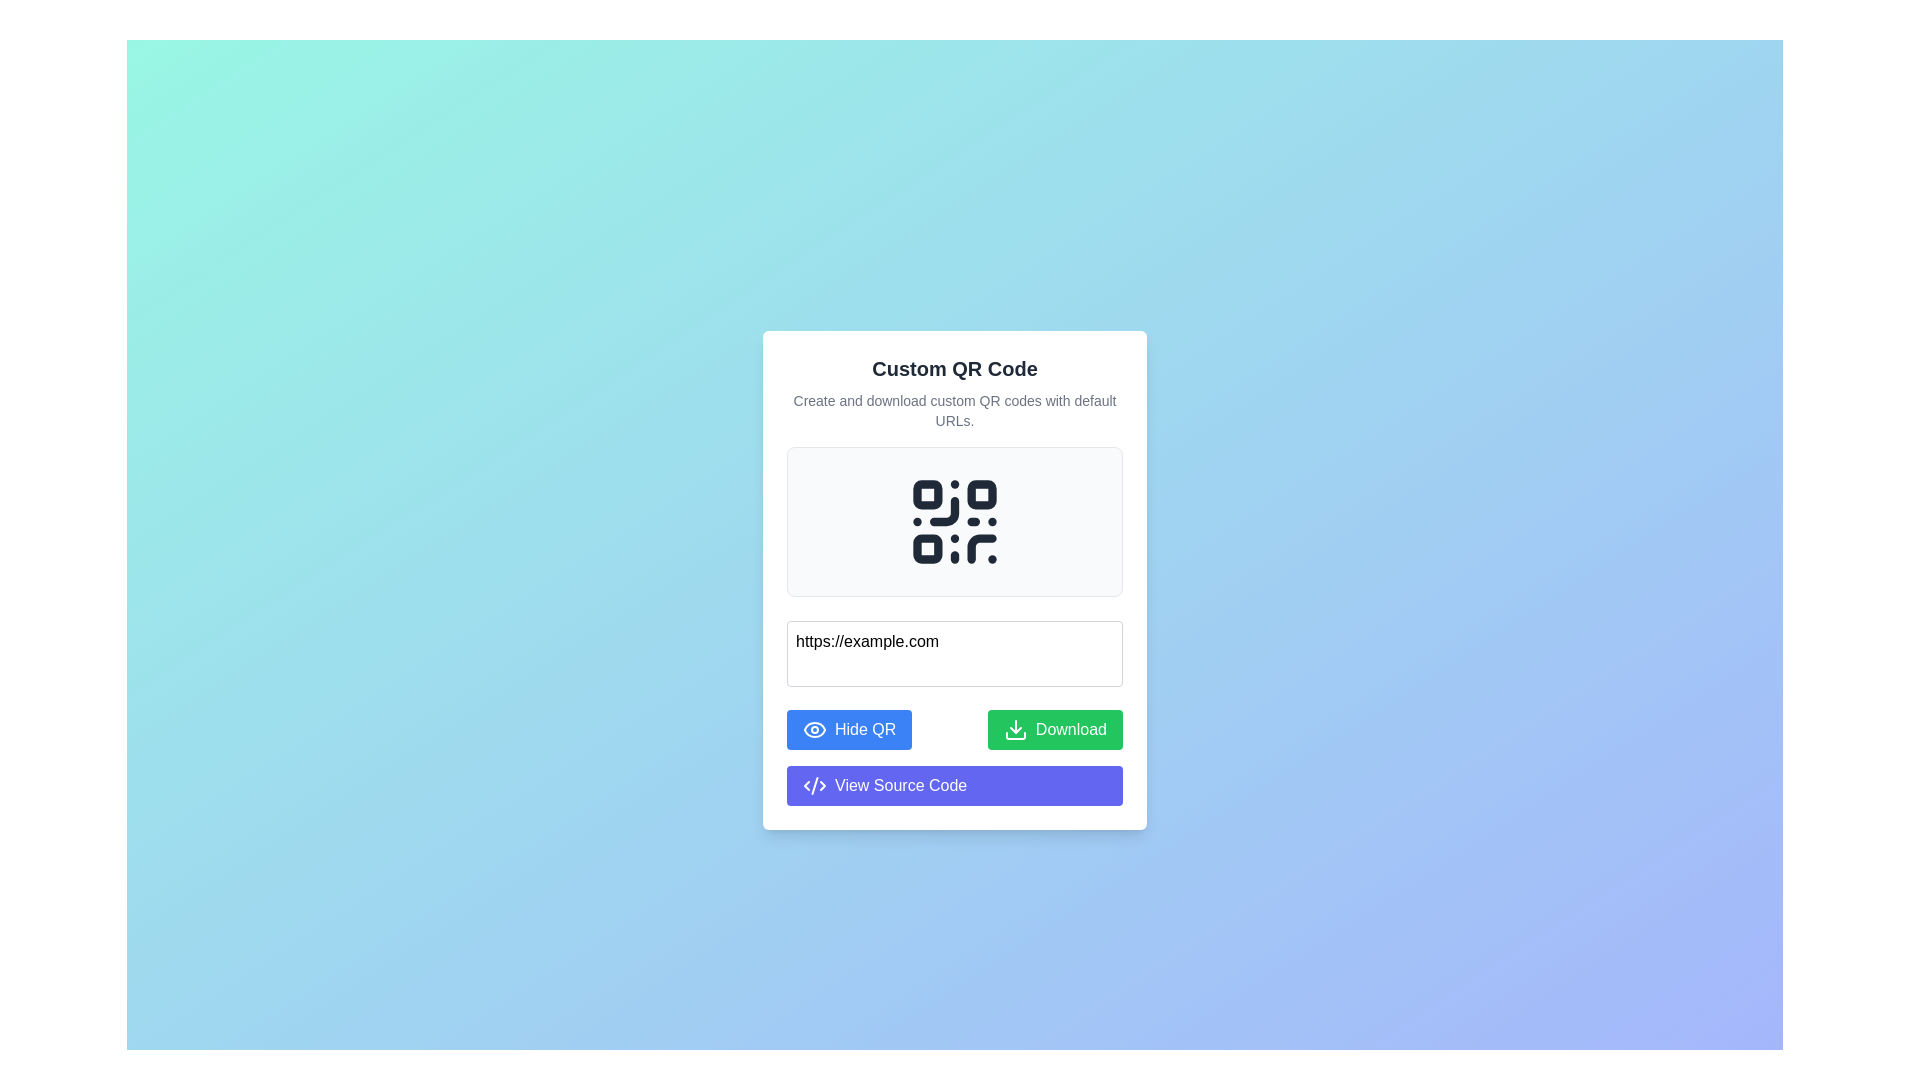 This screenshot has width=1920, height=1080. What do you see at coordinates (982, 494) in the screenshot?
I see `the second square from the left in the top row of the QR code graphic, which is part of the QR code representation` at bounding box center [982, 494].